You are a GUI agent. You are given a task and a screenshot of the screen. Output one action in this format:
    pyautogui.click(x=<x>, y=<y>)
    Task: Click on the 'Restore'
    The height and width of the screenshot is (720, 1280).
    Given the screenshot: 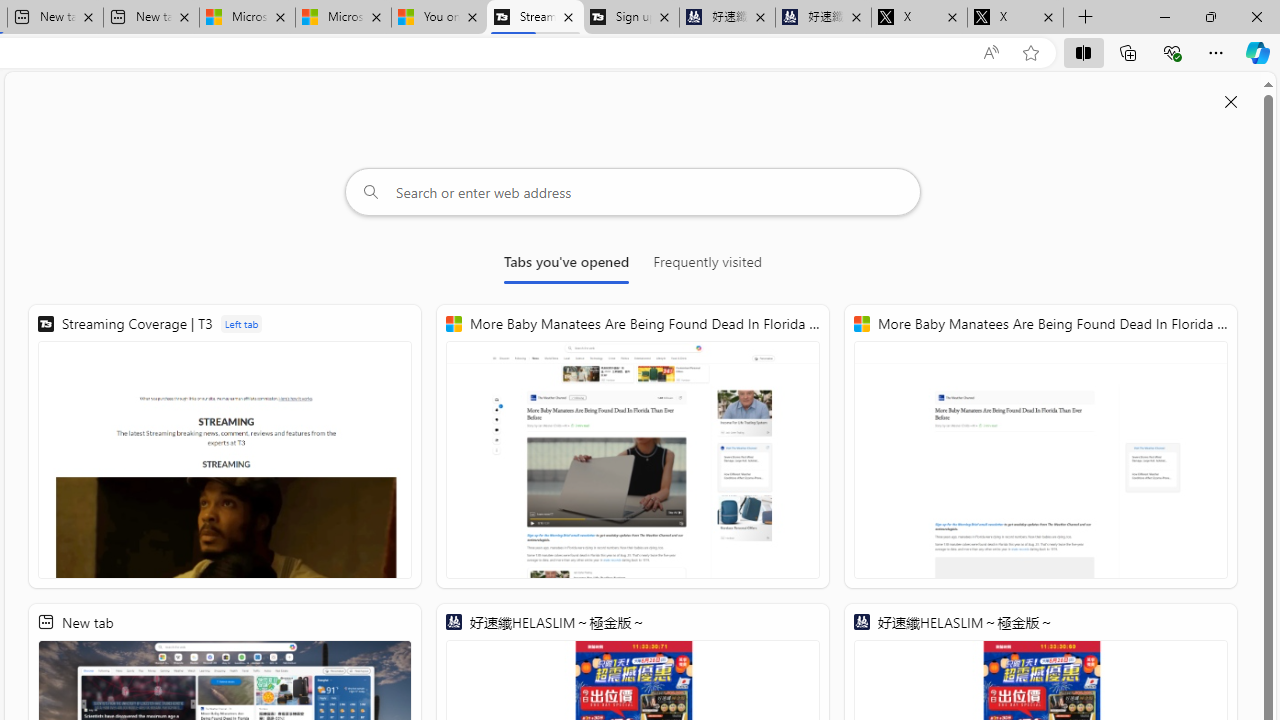 What is the action you would take?
    pyautogui.click(x=1209, y=16)
    